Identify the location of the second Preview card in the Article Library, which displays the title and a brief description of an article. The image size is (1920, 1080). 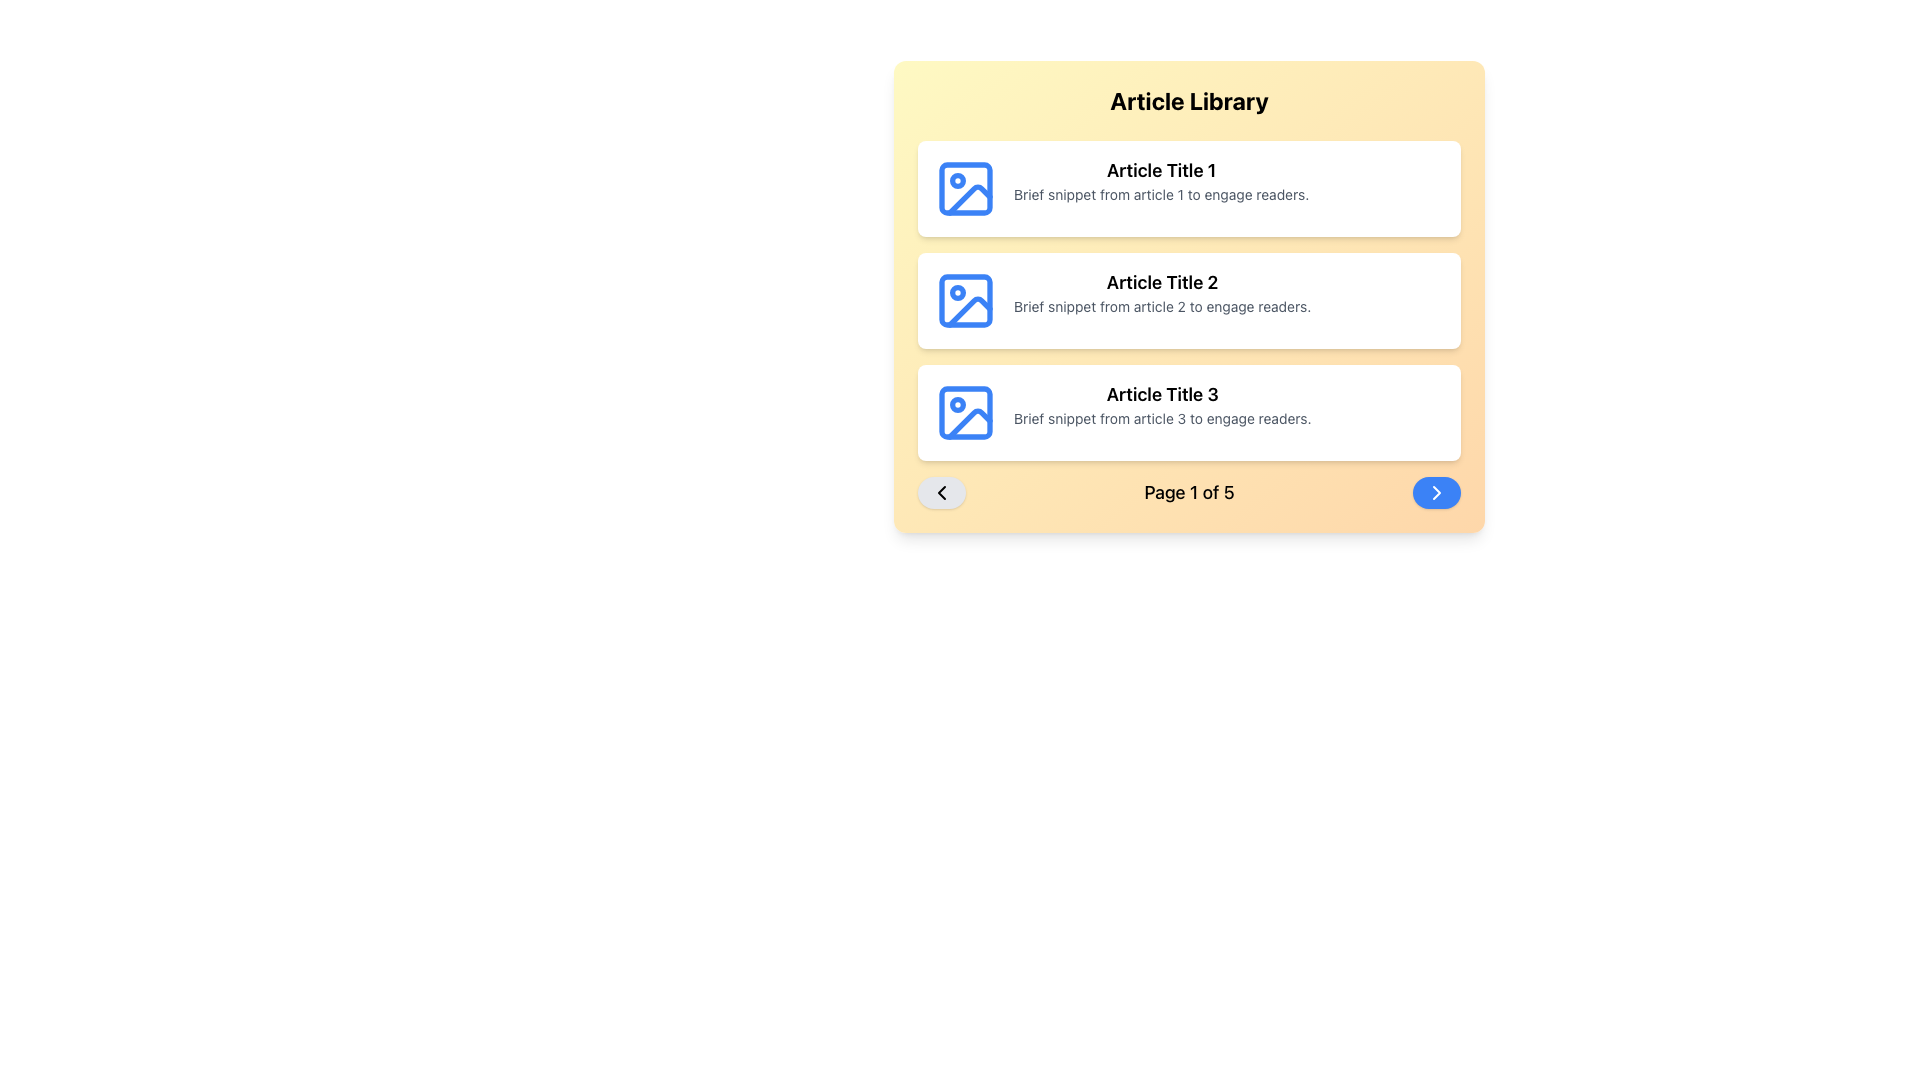
(1189, 300).